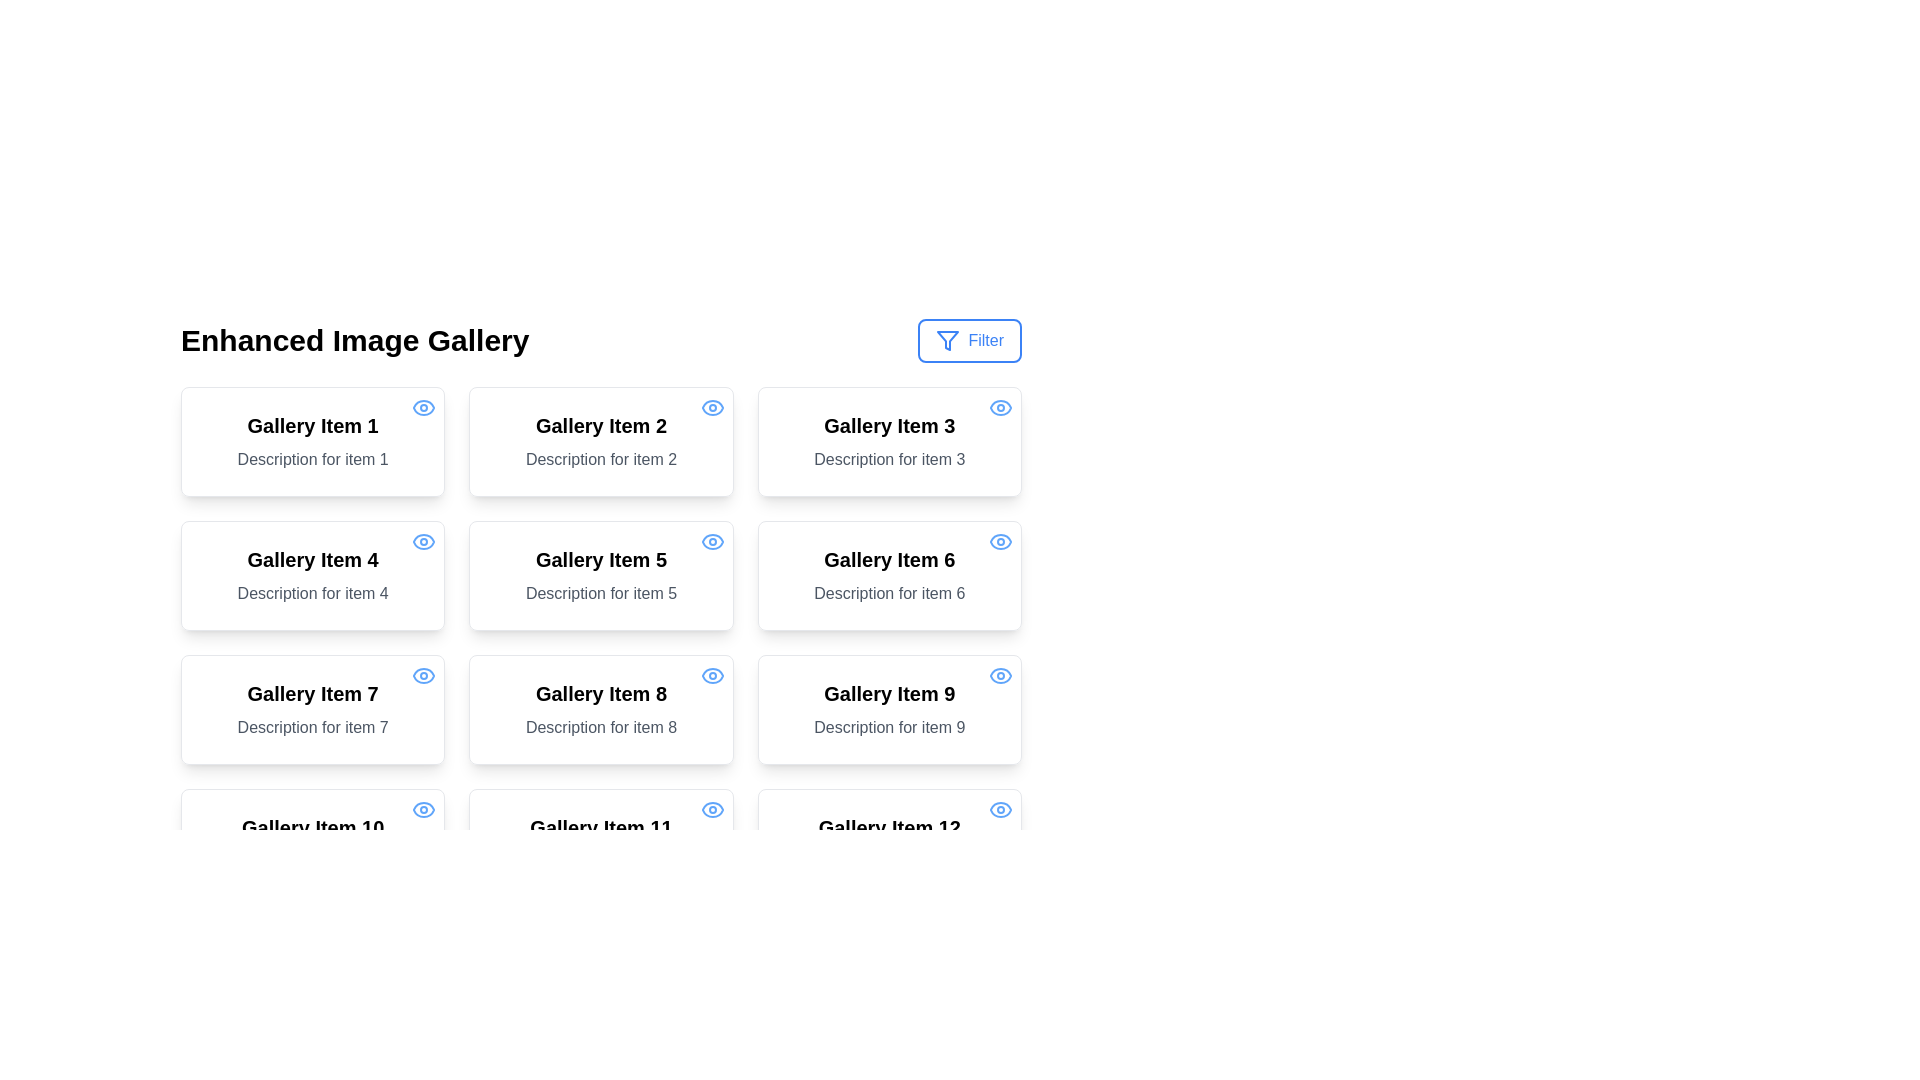 The width and height of the screenshot is (1920, 1080). Describe the element at coordinates (312, 844) in the screenshot. I see `title 'Gallery Item 10' and description 'Description for item 10' from the Information card located in the bottom-left section of the grid layout` at that location.